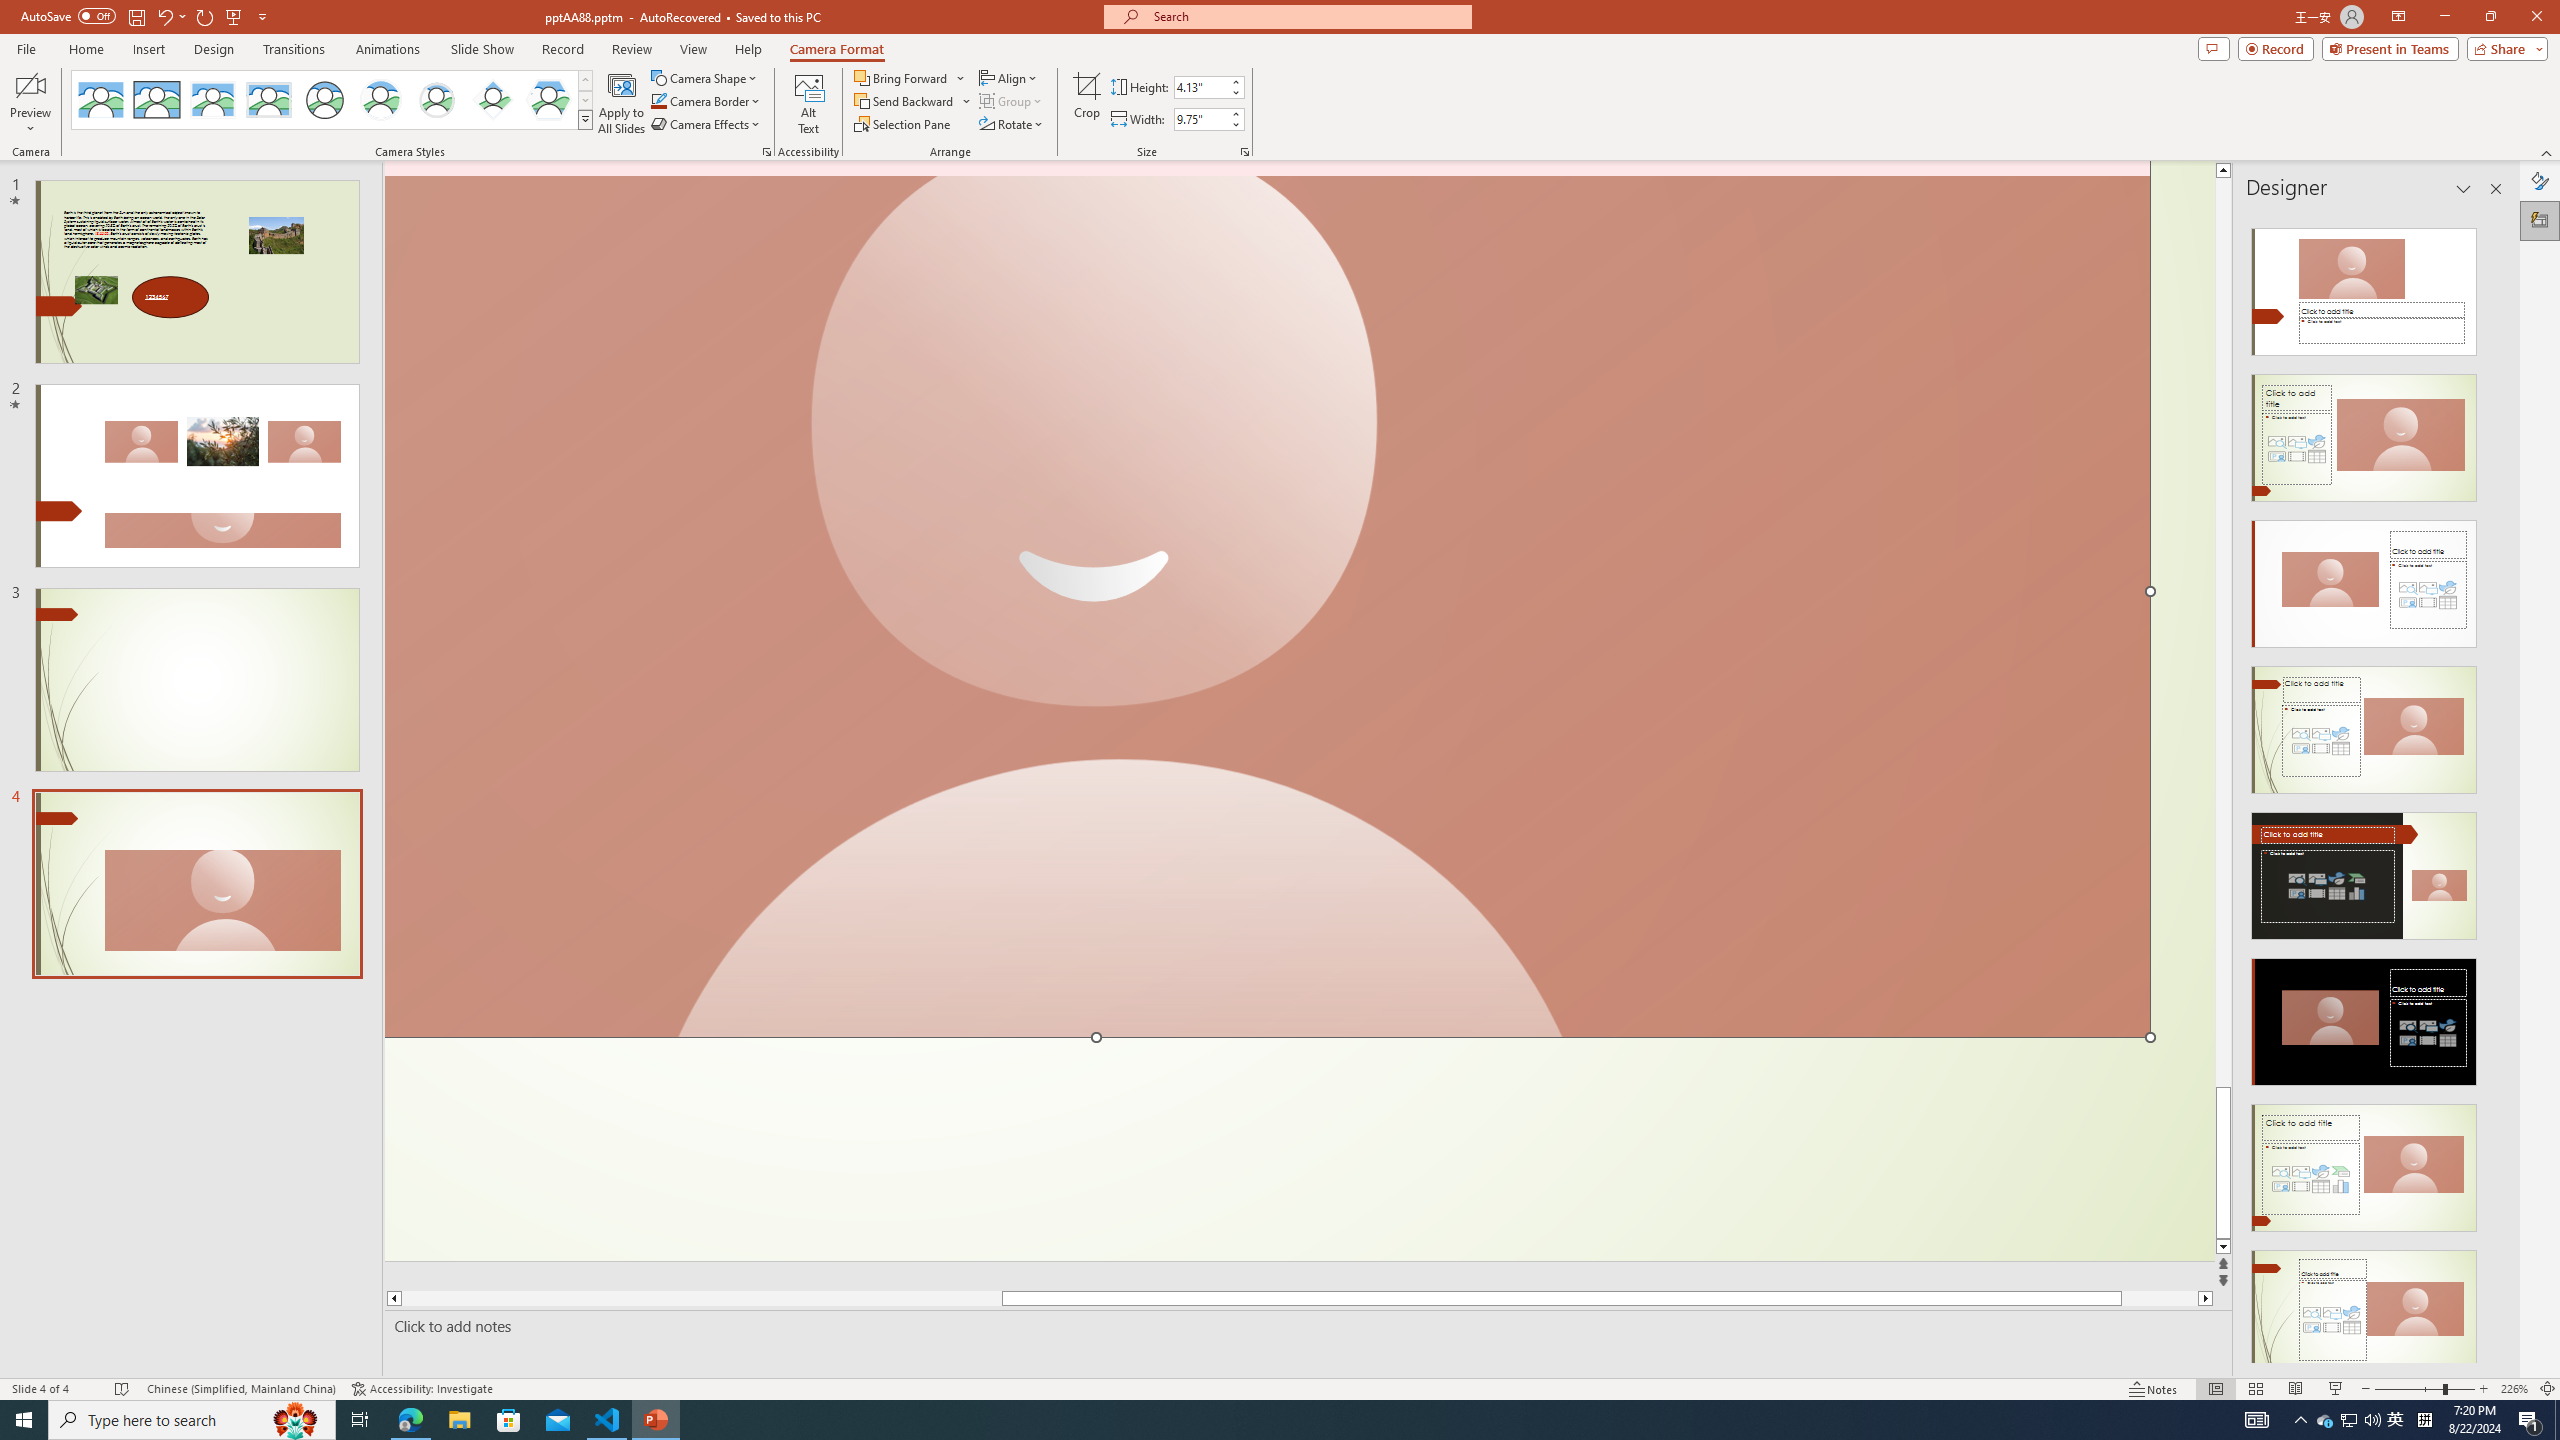 This screenshot has height=1440, width=2560. What do you see at coordinates (2515, 1389) in the screenshot?
I see `'Zoom 226%'` at bounding box center [2515, 1389].